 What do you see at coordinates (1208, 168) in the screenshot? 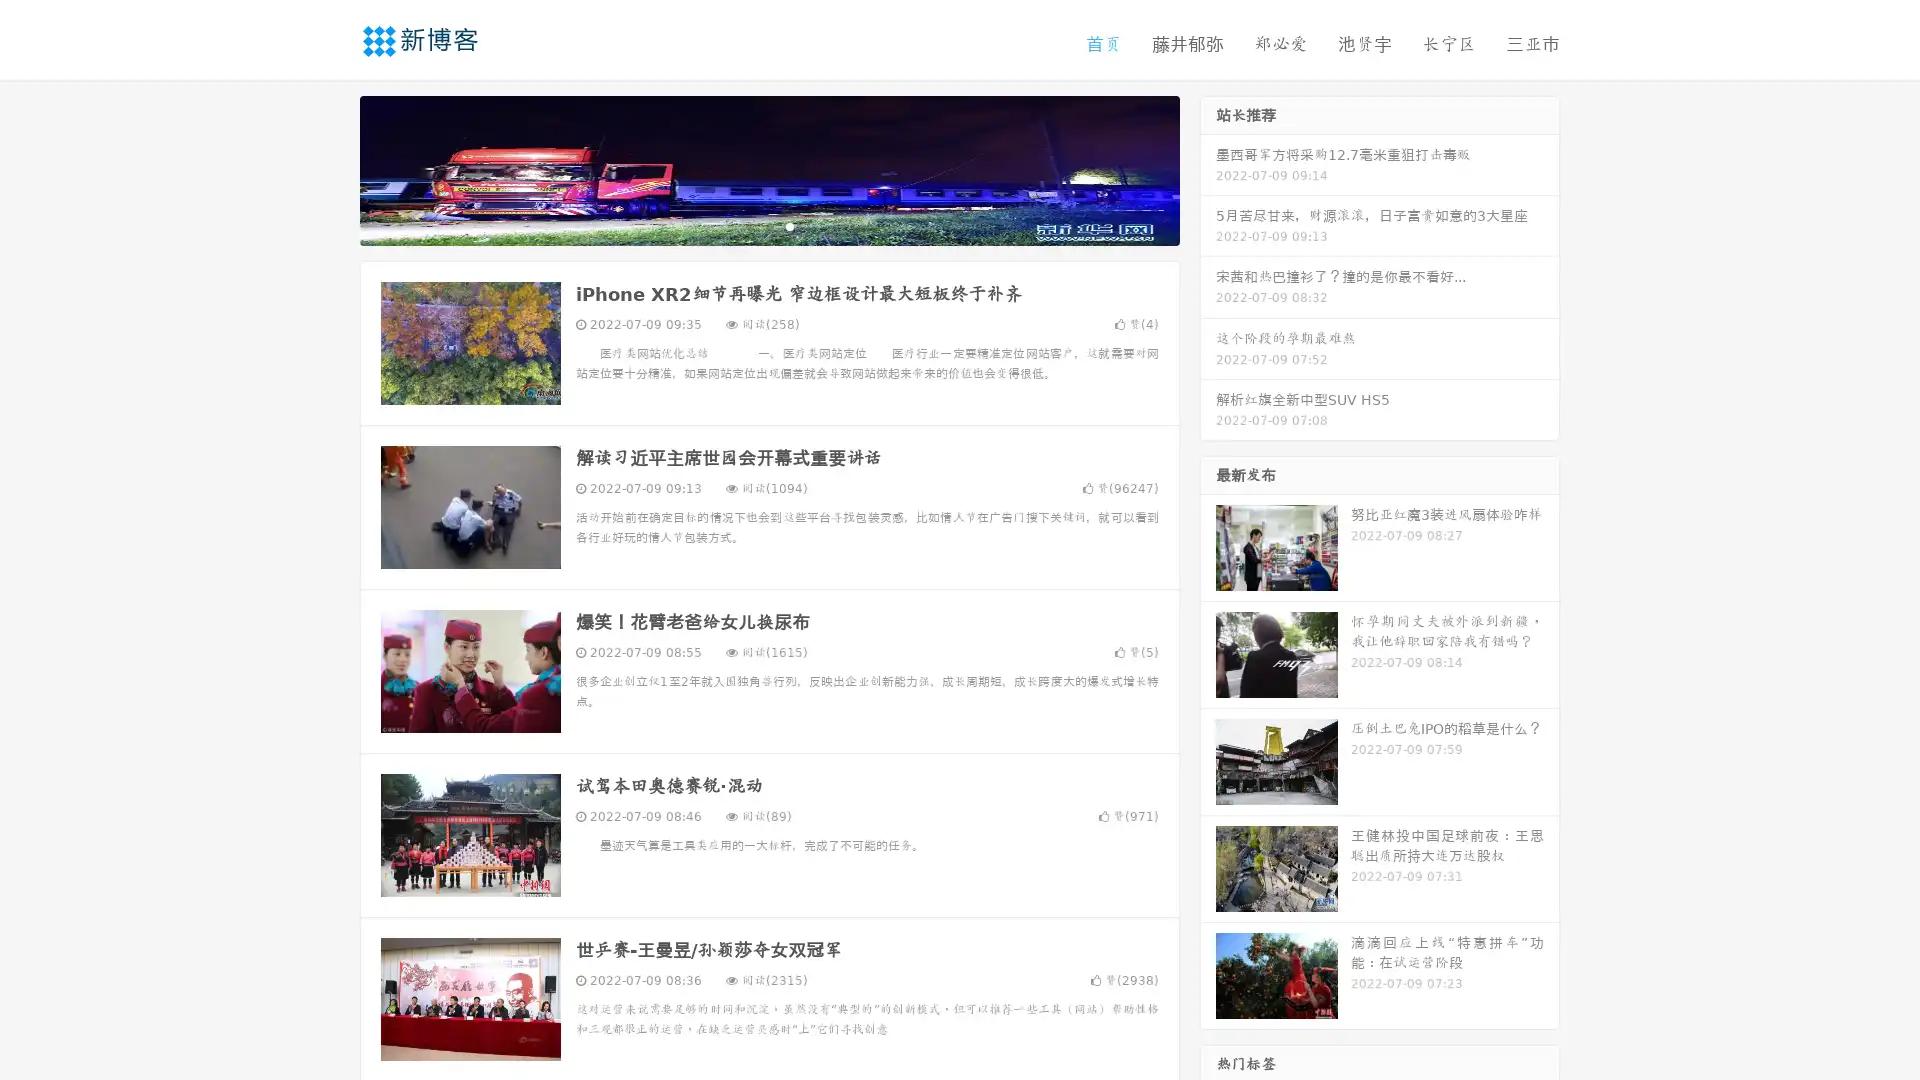
I see `Next slide` at bounding box center [1208, 168].